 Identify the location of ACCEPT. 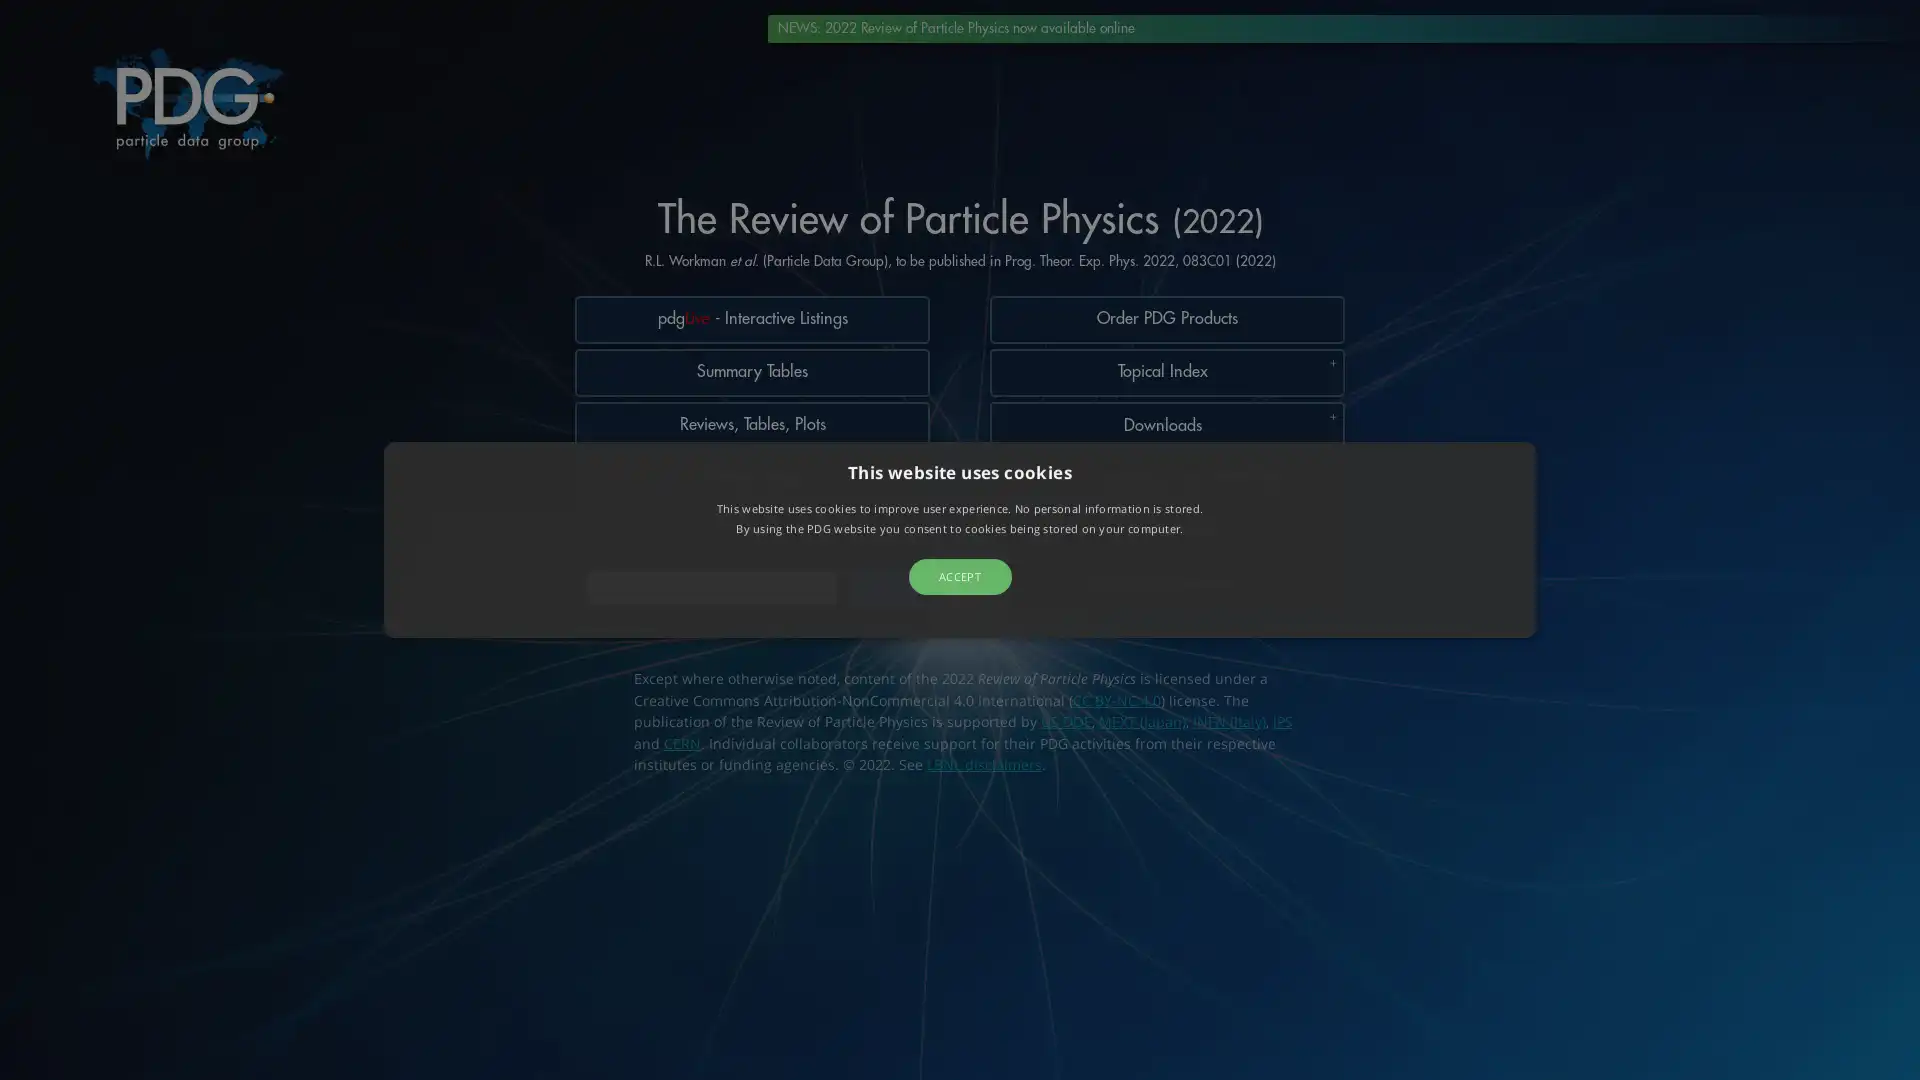
(958, 575).